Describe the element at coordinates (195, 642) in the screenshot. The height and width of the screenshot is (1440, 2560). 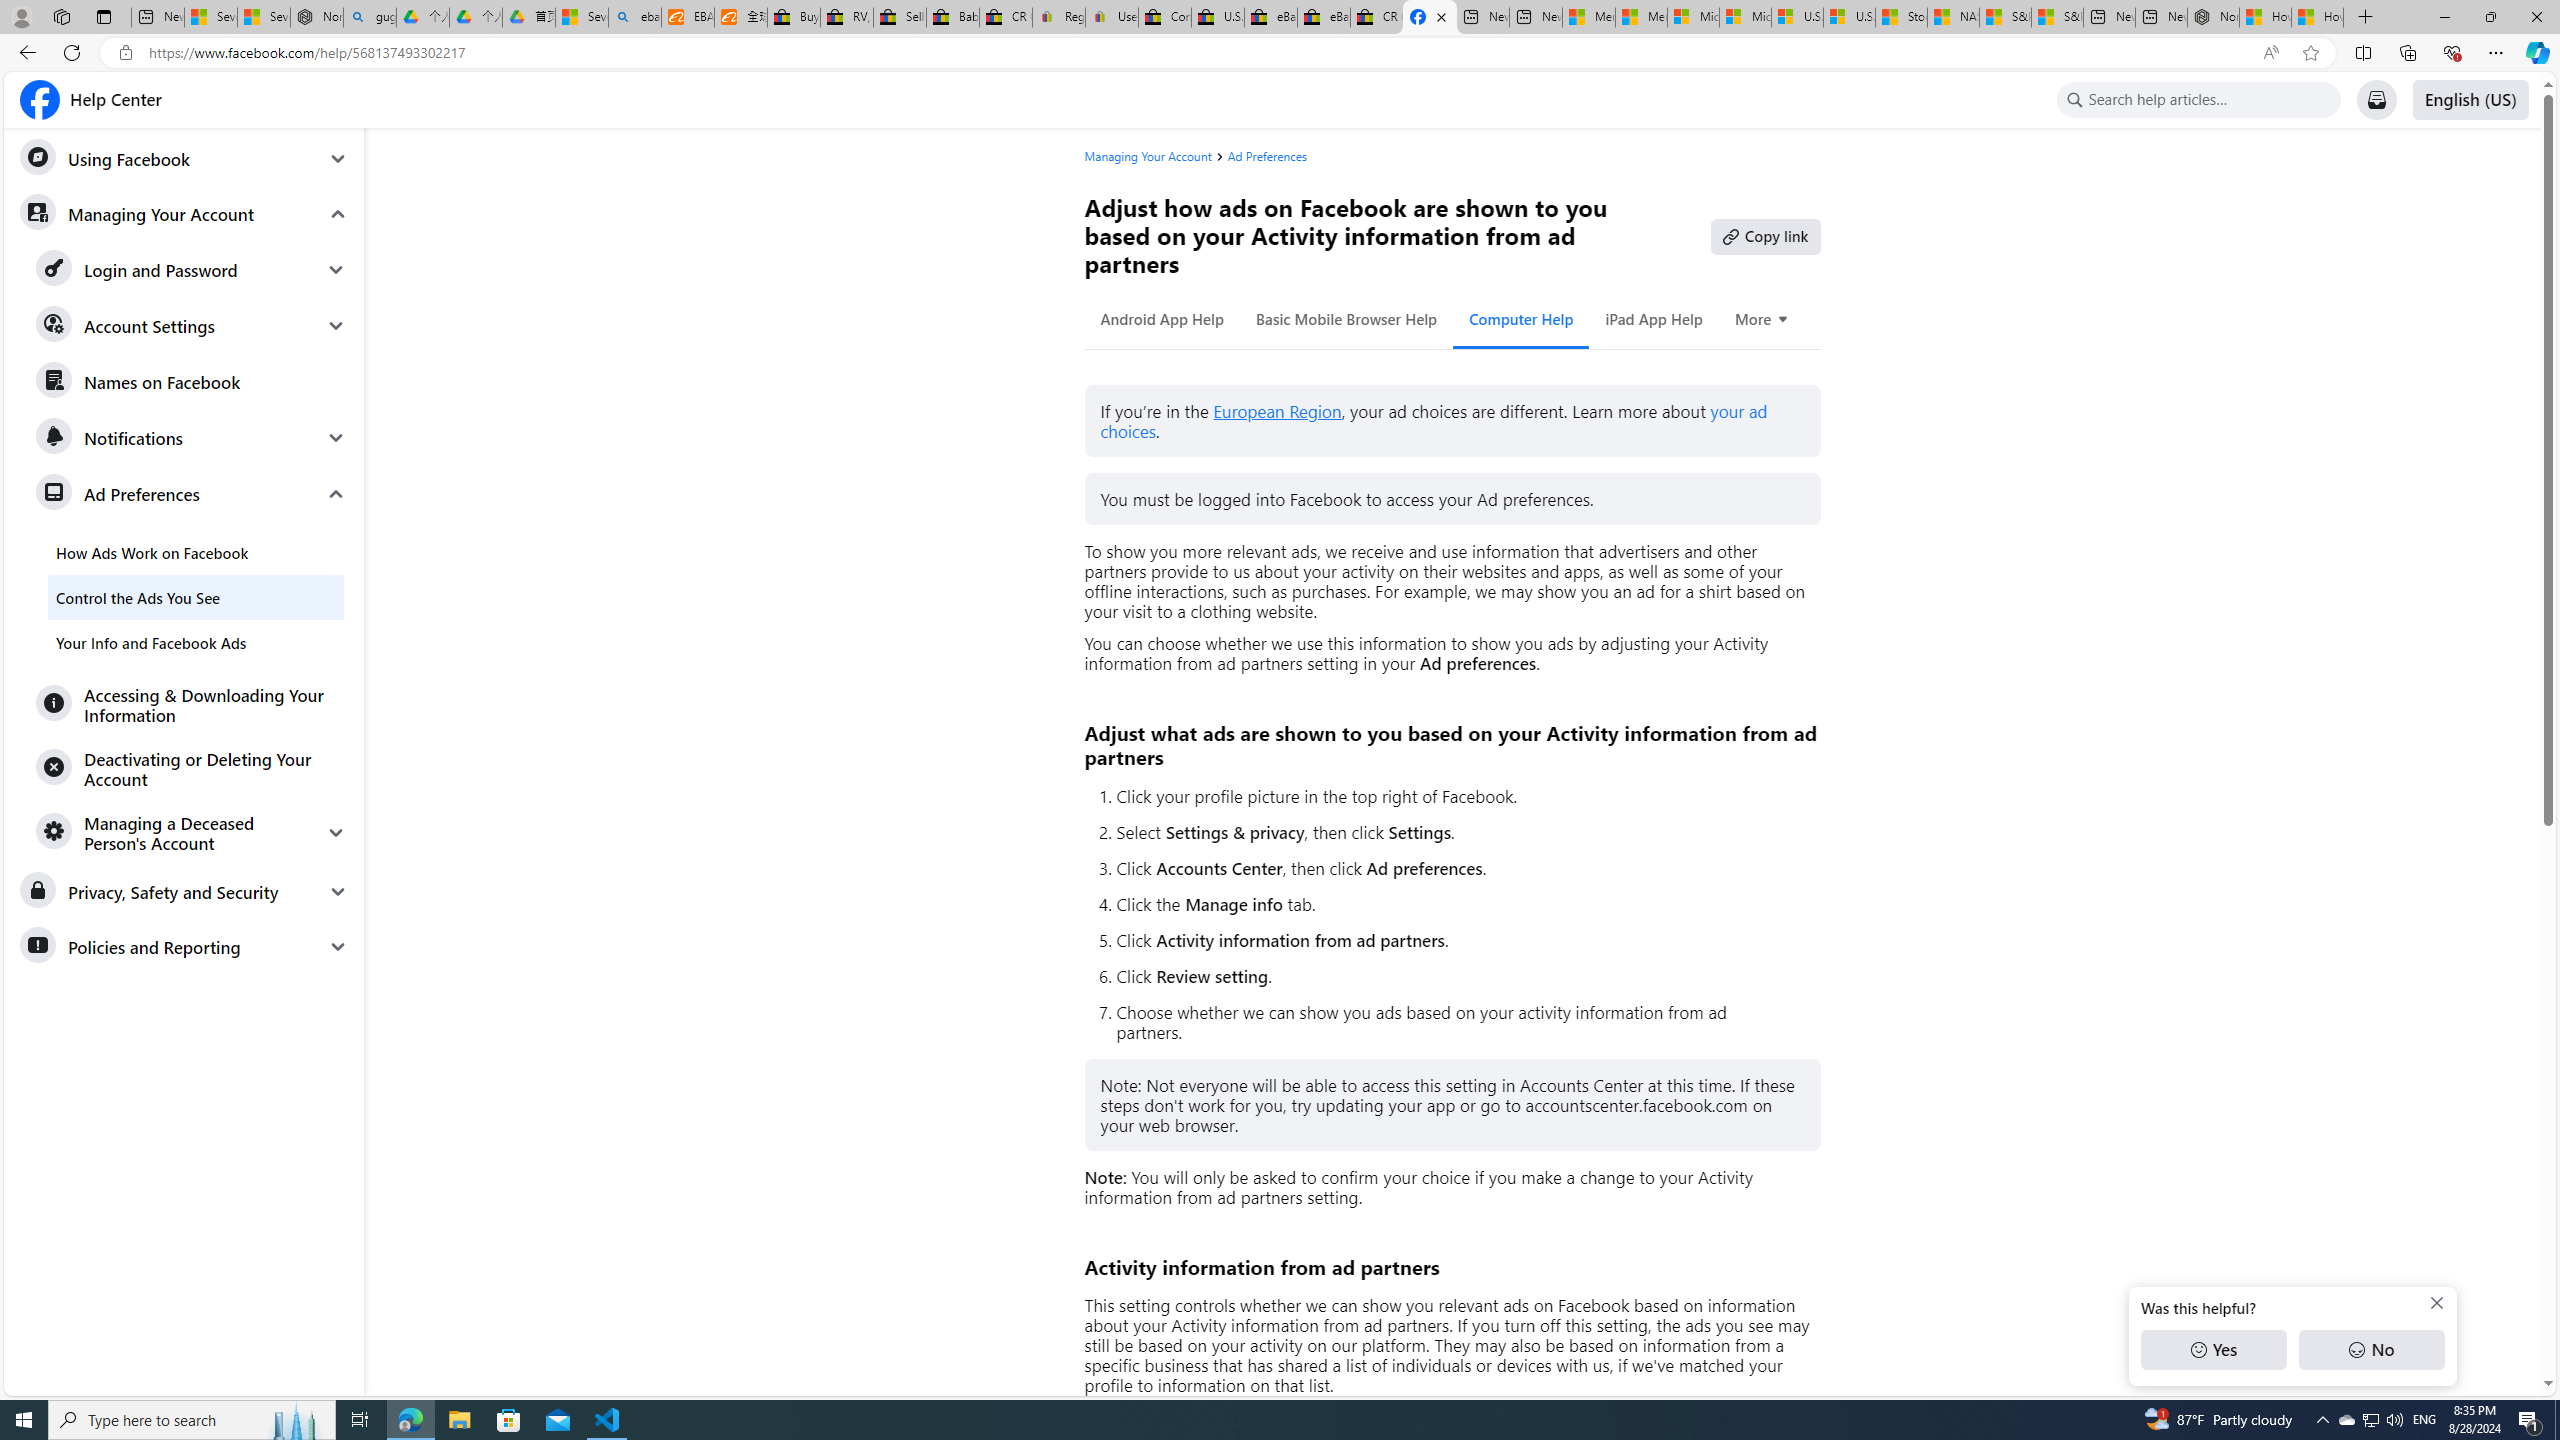
I see `'Your Info and Facebook Ads'` at that location.